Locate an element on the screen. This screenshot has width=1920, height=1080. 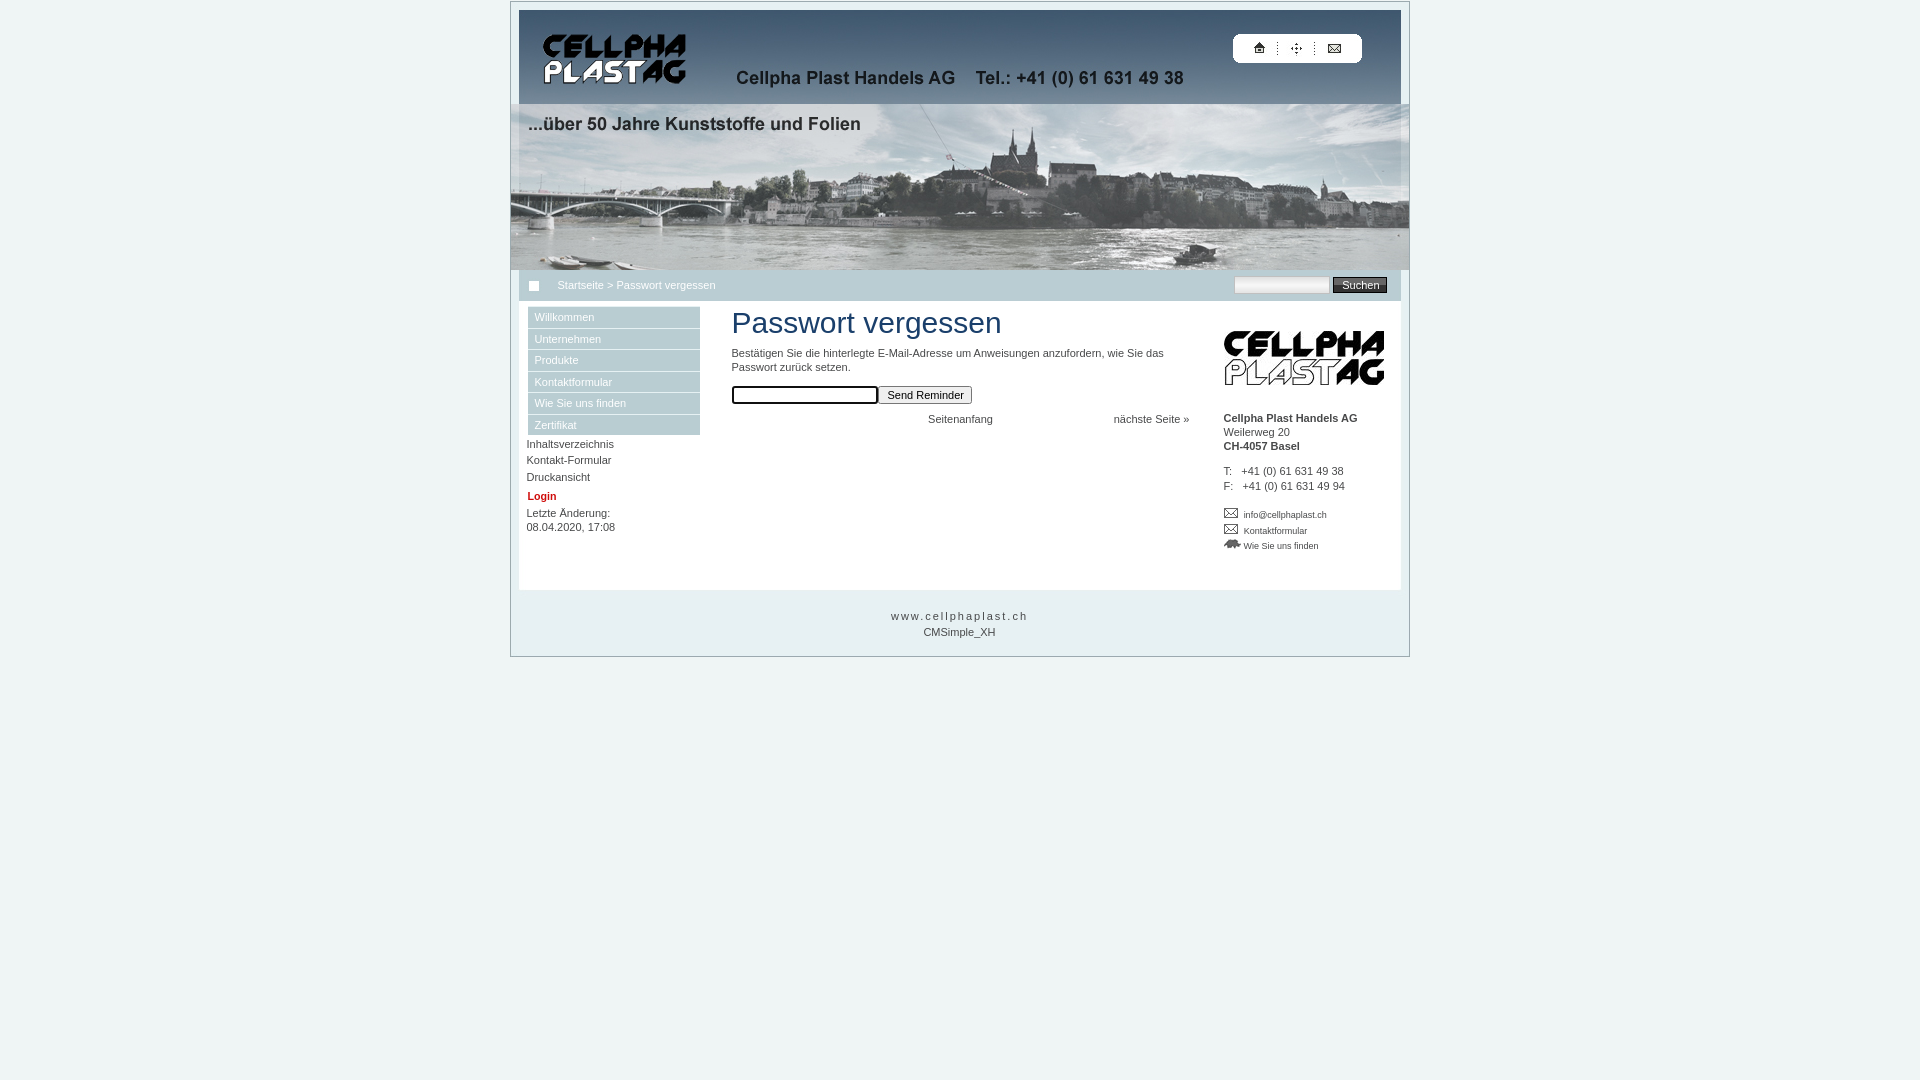
'Willkommen' is located at coordinates (528, 315).